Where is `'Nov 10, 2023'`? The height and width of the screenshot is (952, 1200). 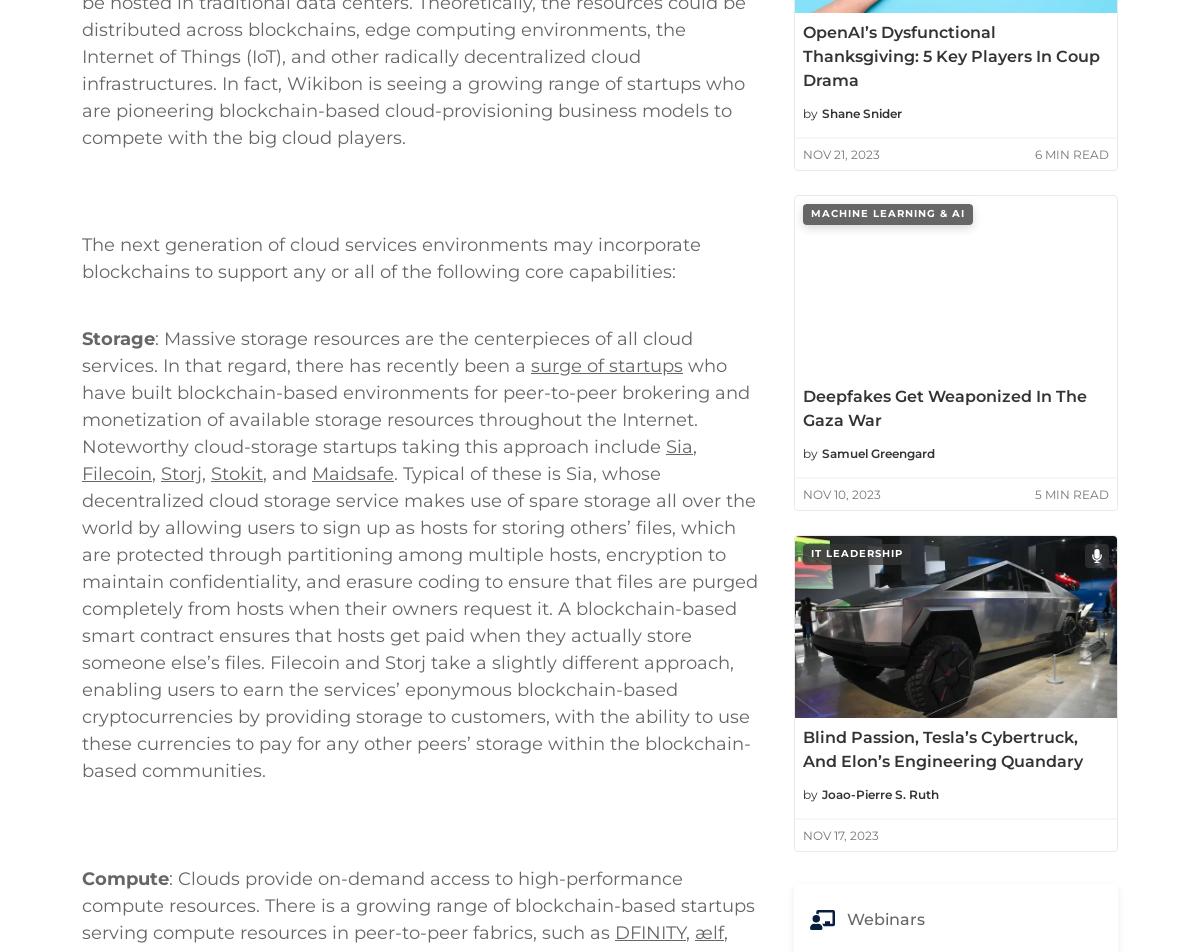 'Nov 10, 2023' is located at coordinates (802, 494).